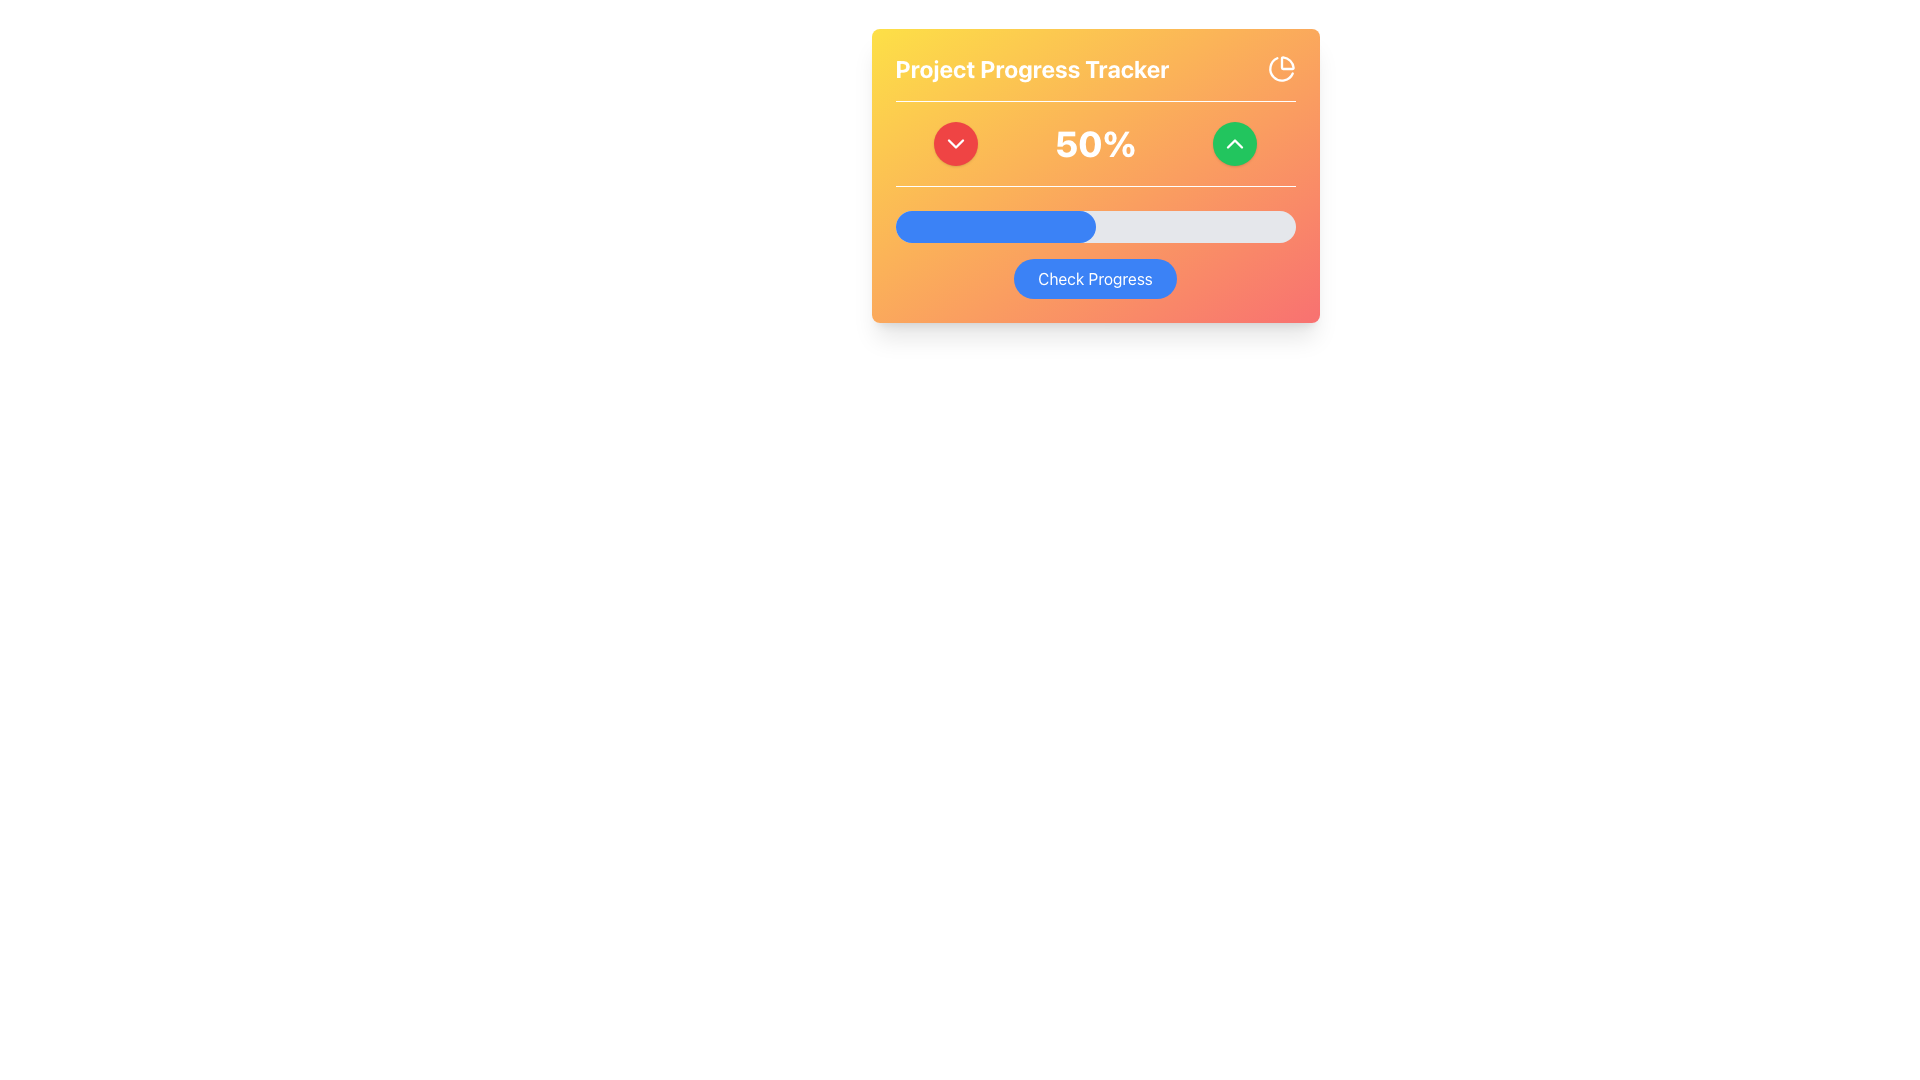  I want to click on the decorative SVG graphic that represents a pie-chart slice in the top-right corner of the 'Project Progress Tracker' card, so click(1287, 62).